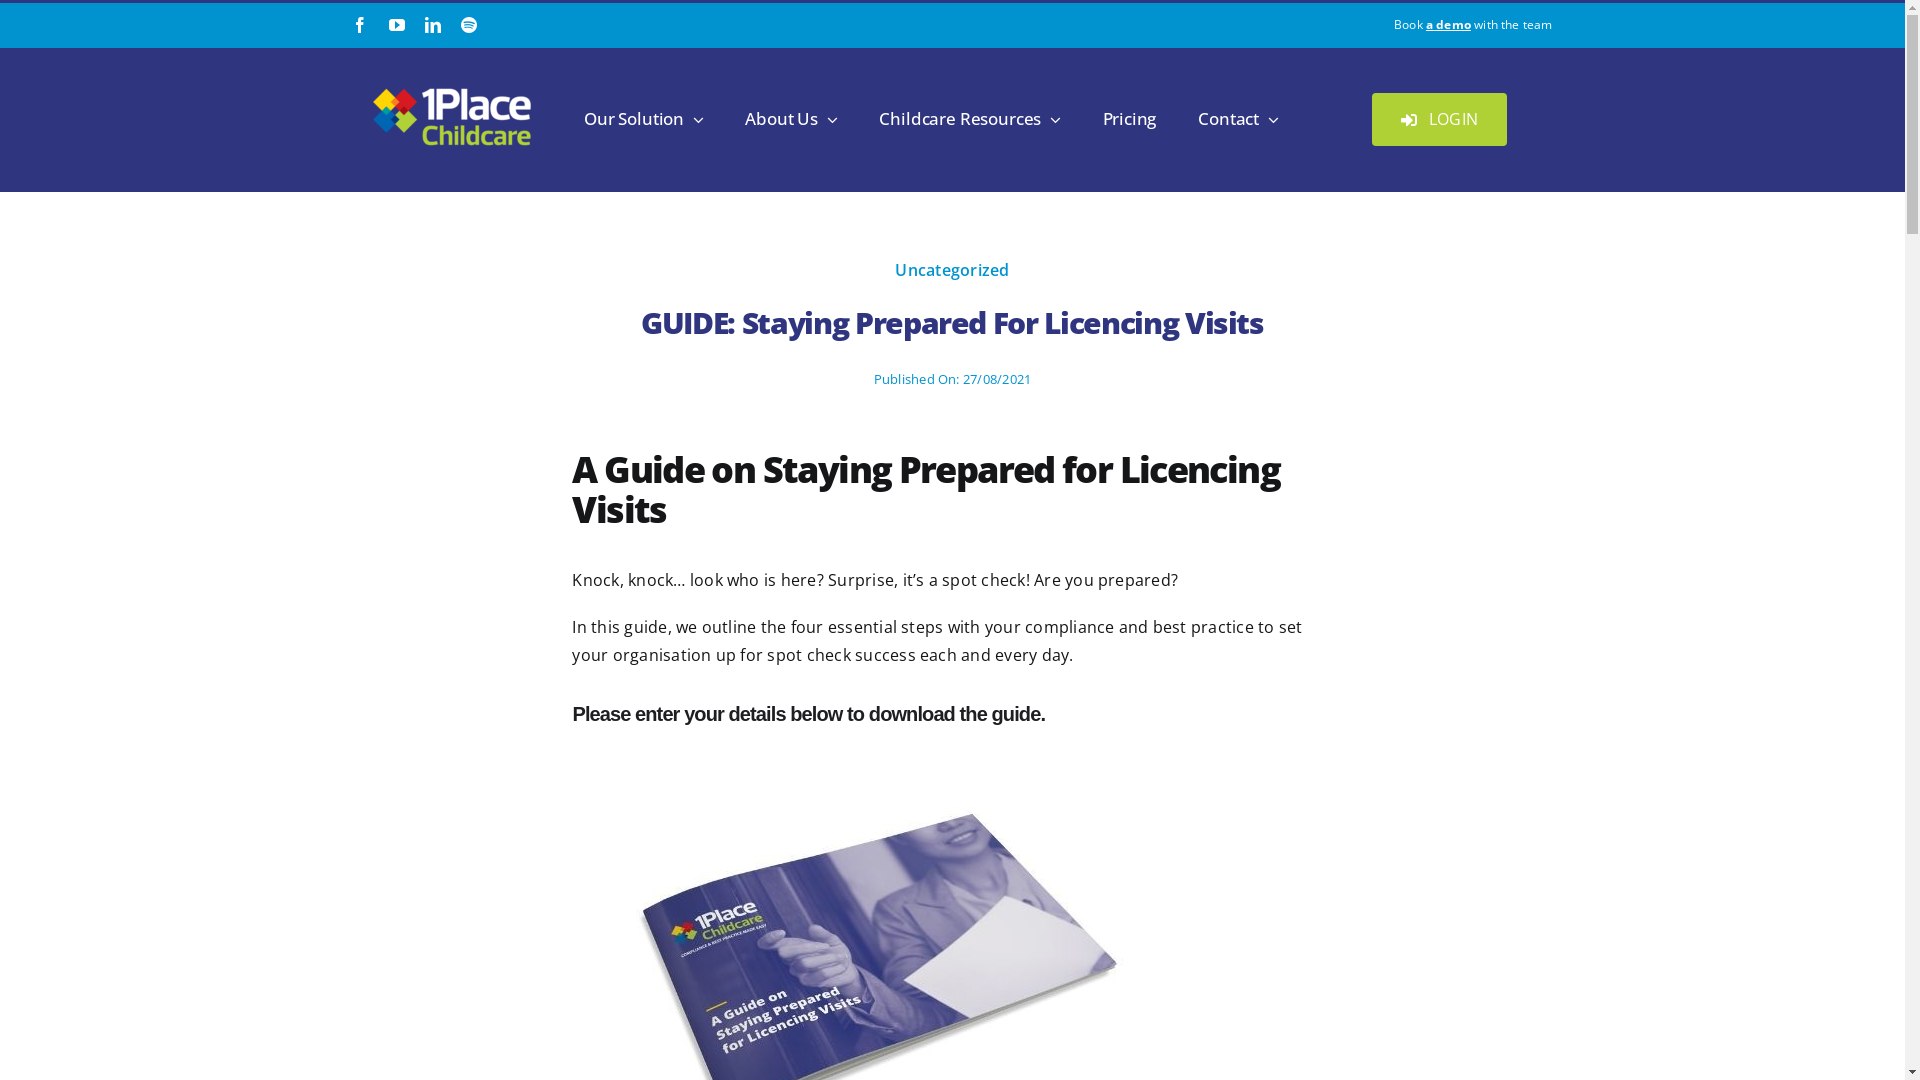 Image resolution: width=1920 pixels, height=1080 pixels. What do you see at coordinates (950, 270) in the screenshot?
I see `'Uncategorized'` at bounding box center [950, 270].